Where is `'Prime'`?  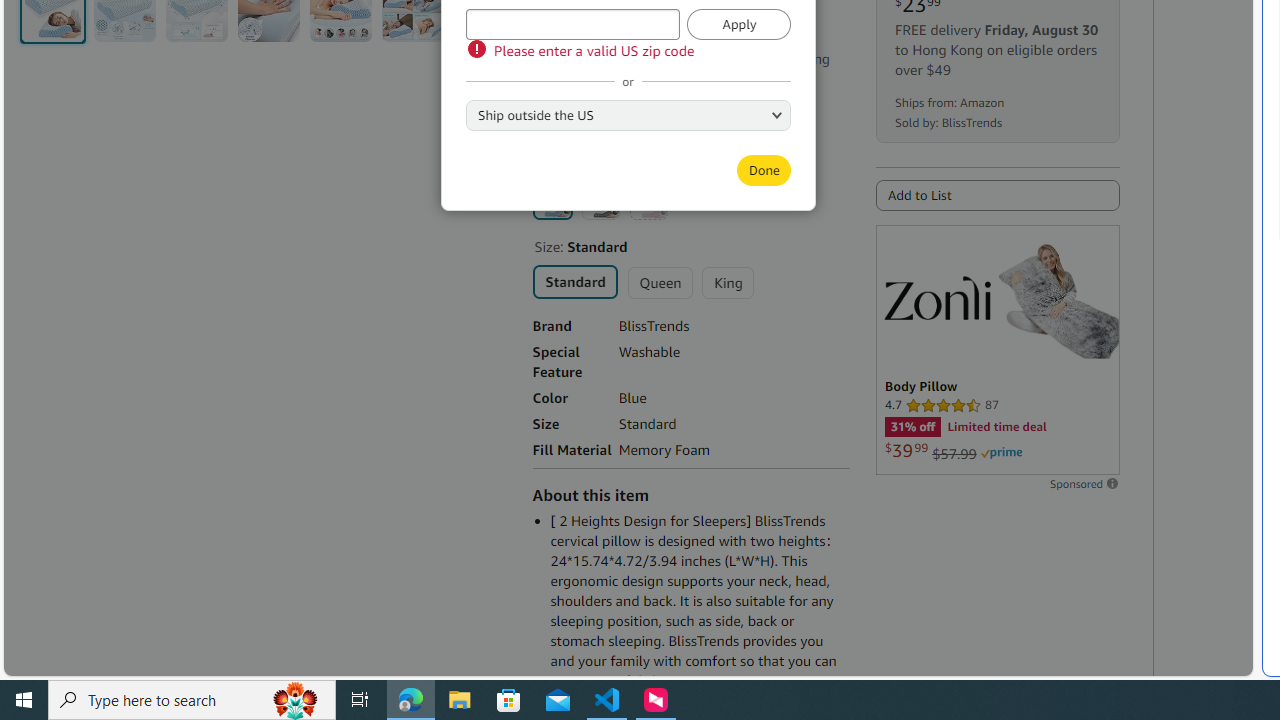 'Prime' is located at coordinates (1001, 453).